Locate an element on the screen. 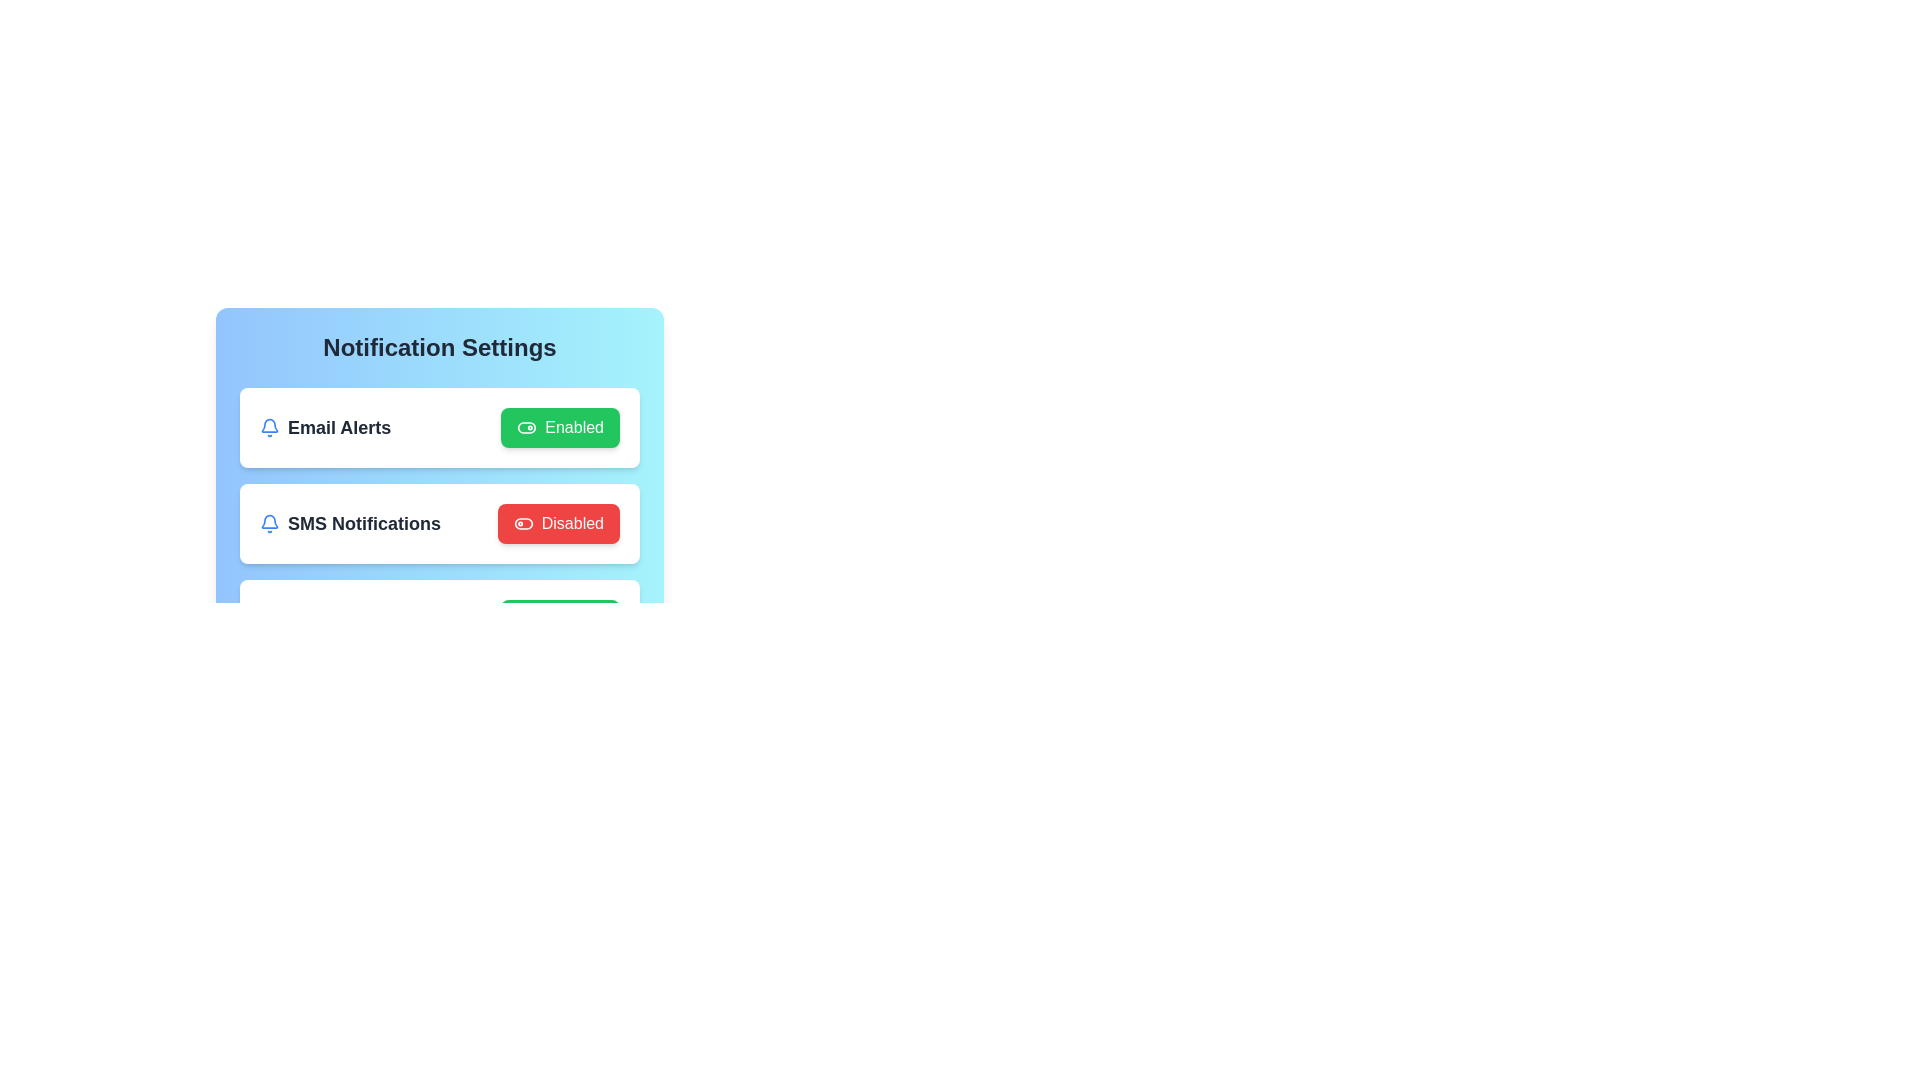 The width and height of the screenshot is (1920, 1080). the button corresponding to Email Alerts is located at coordinates (560, 427).